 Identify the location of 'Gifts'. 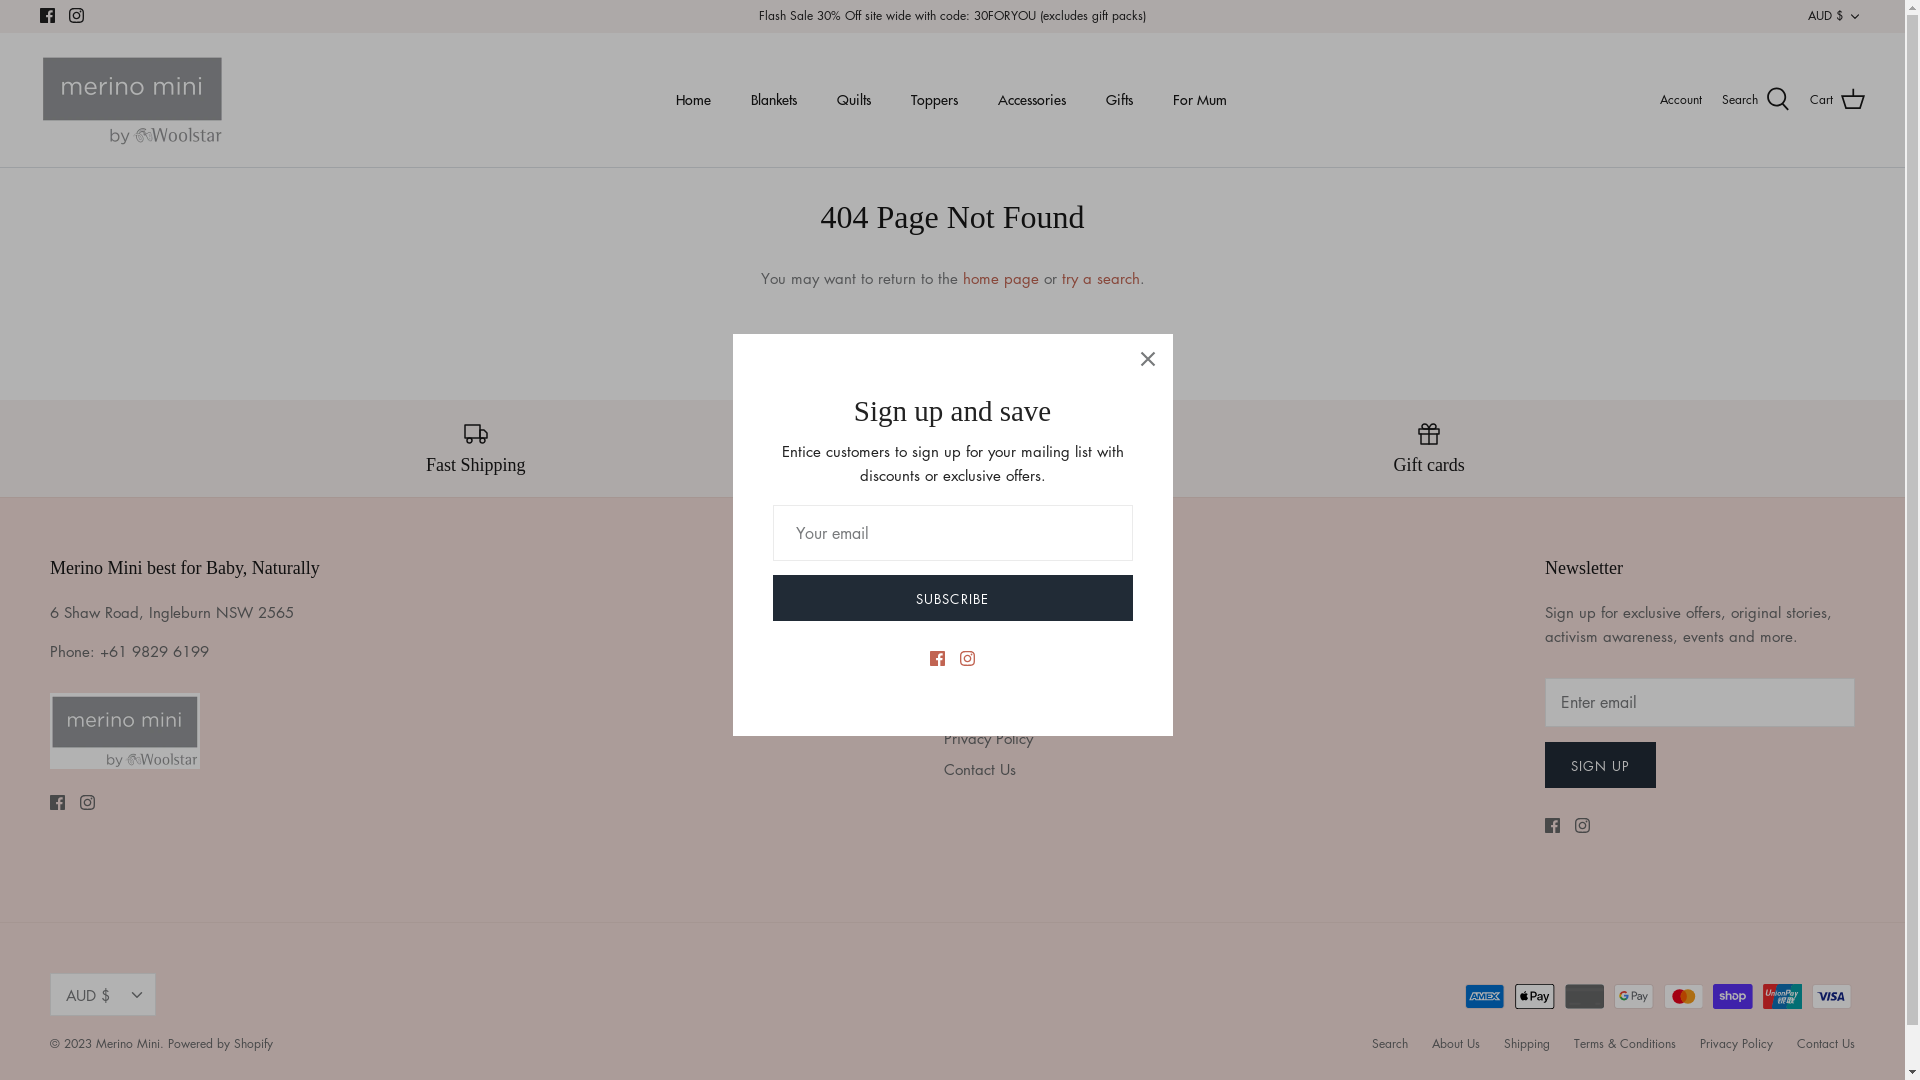
(1118, 99).